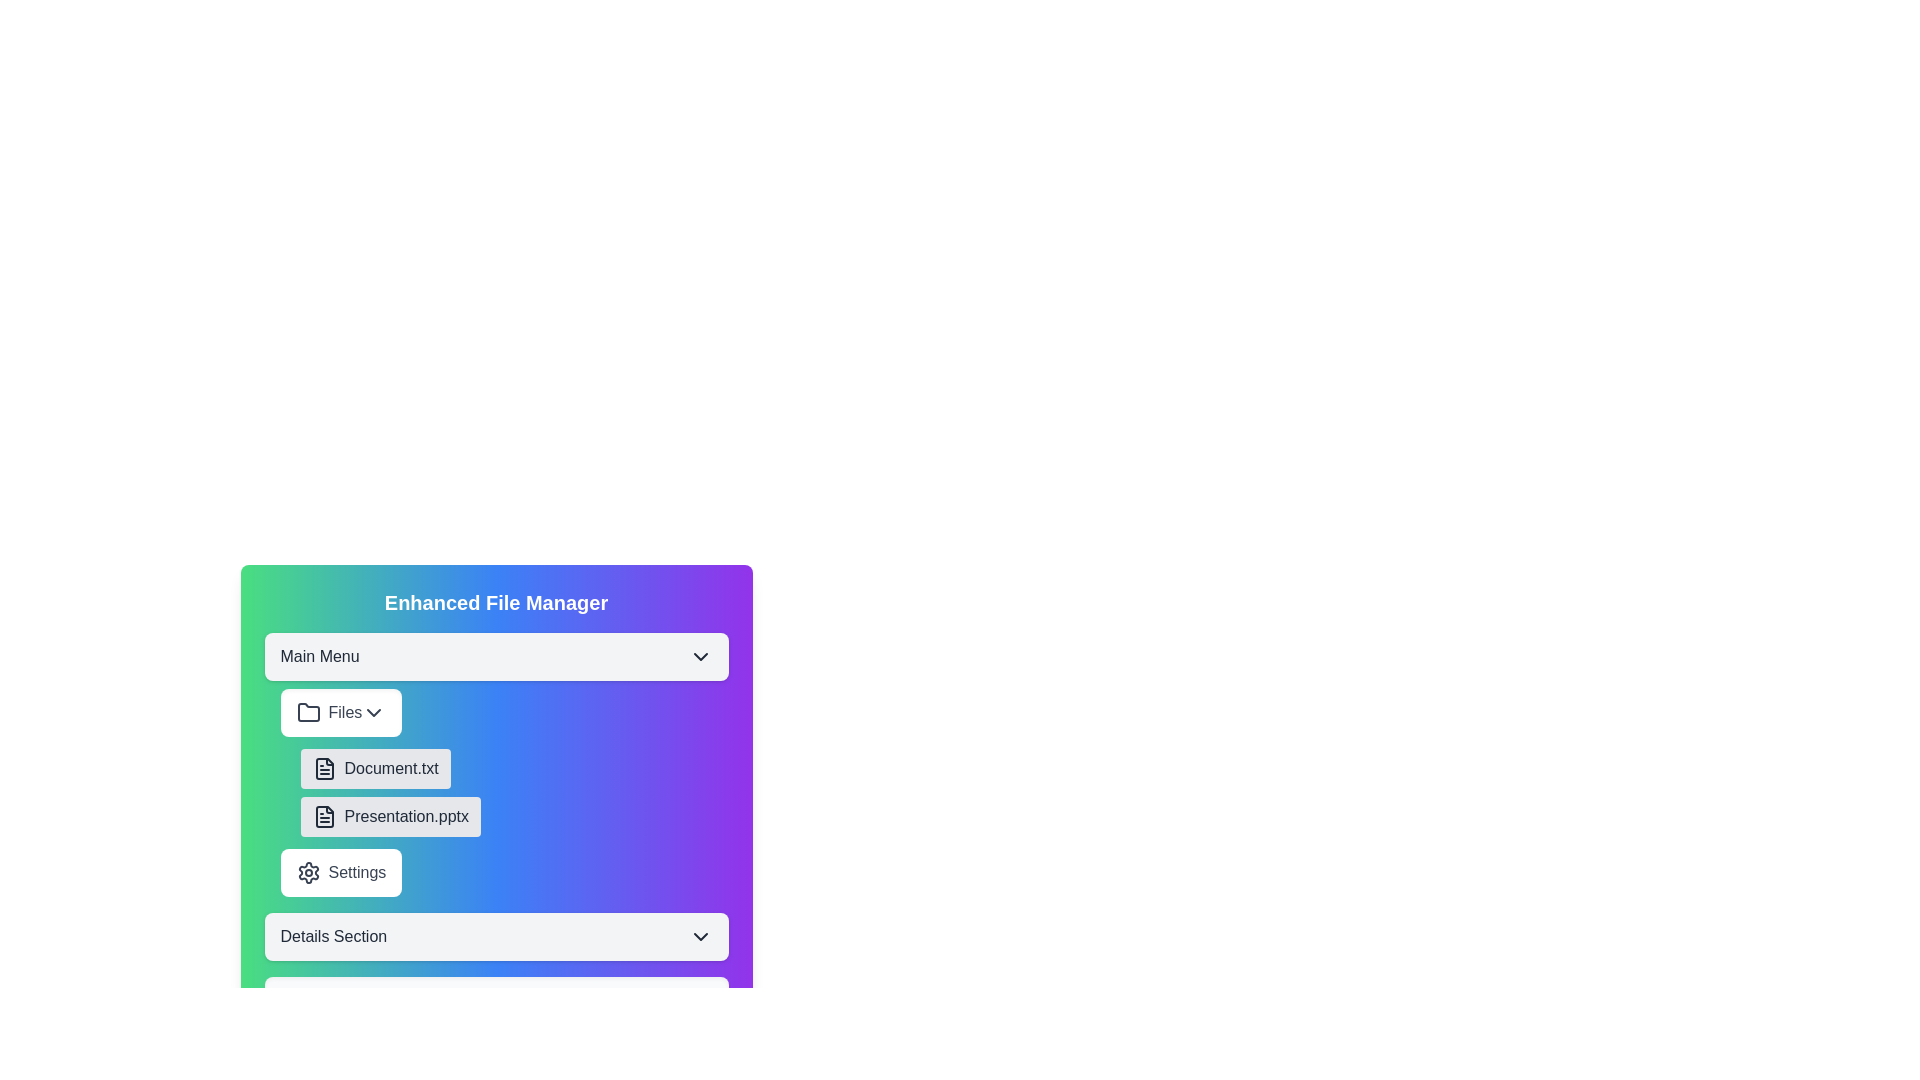 Image resolution: width=1920 pixels, height=1080 pixels. What do you see at coordinates (324, 817) in the screenshot?
I see `the document icon representing 'Presentation.pptx' in the Enhanced File Manager interface` at bounding box center [324, 817].